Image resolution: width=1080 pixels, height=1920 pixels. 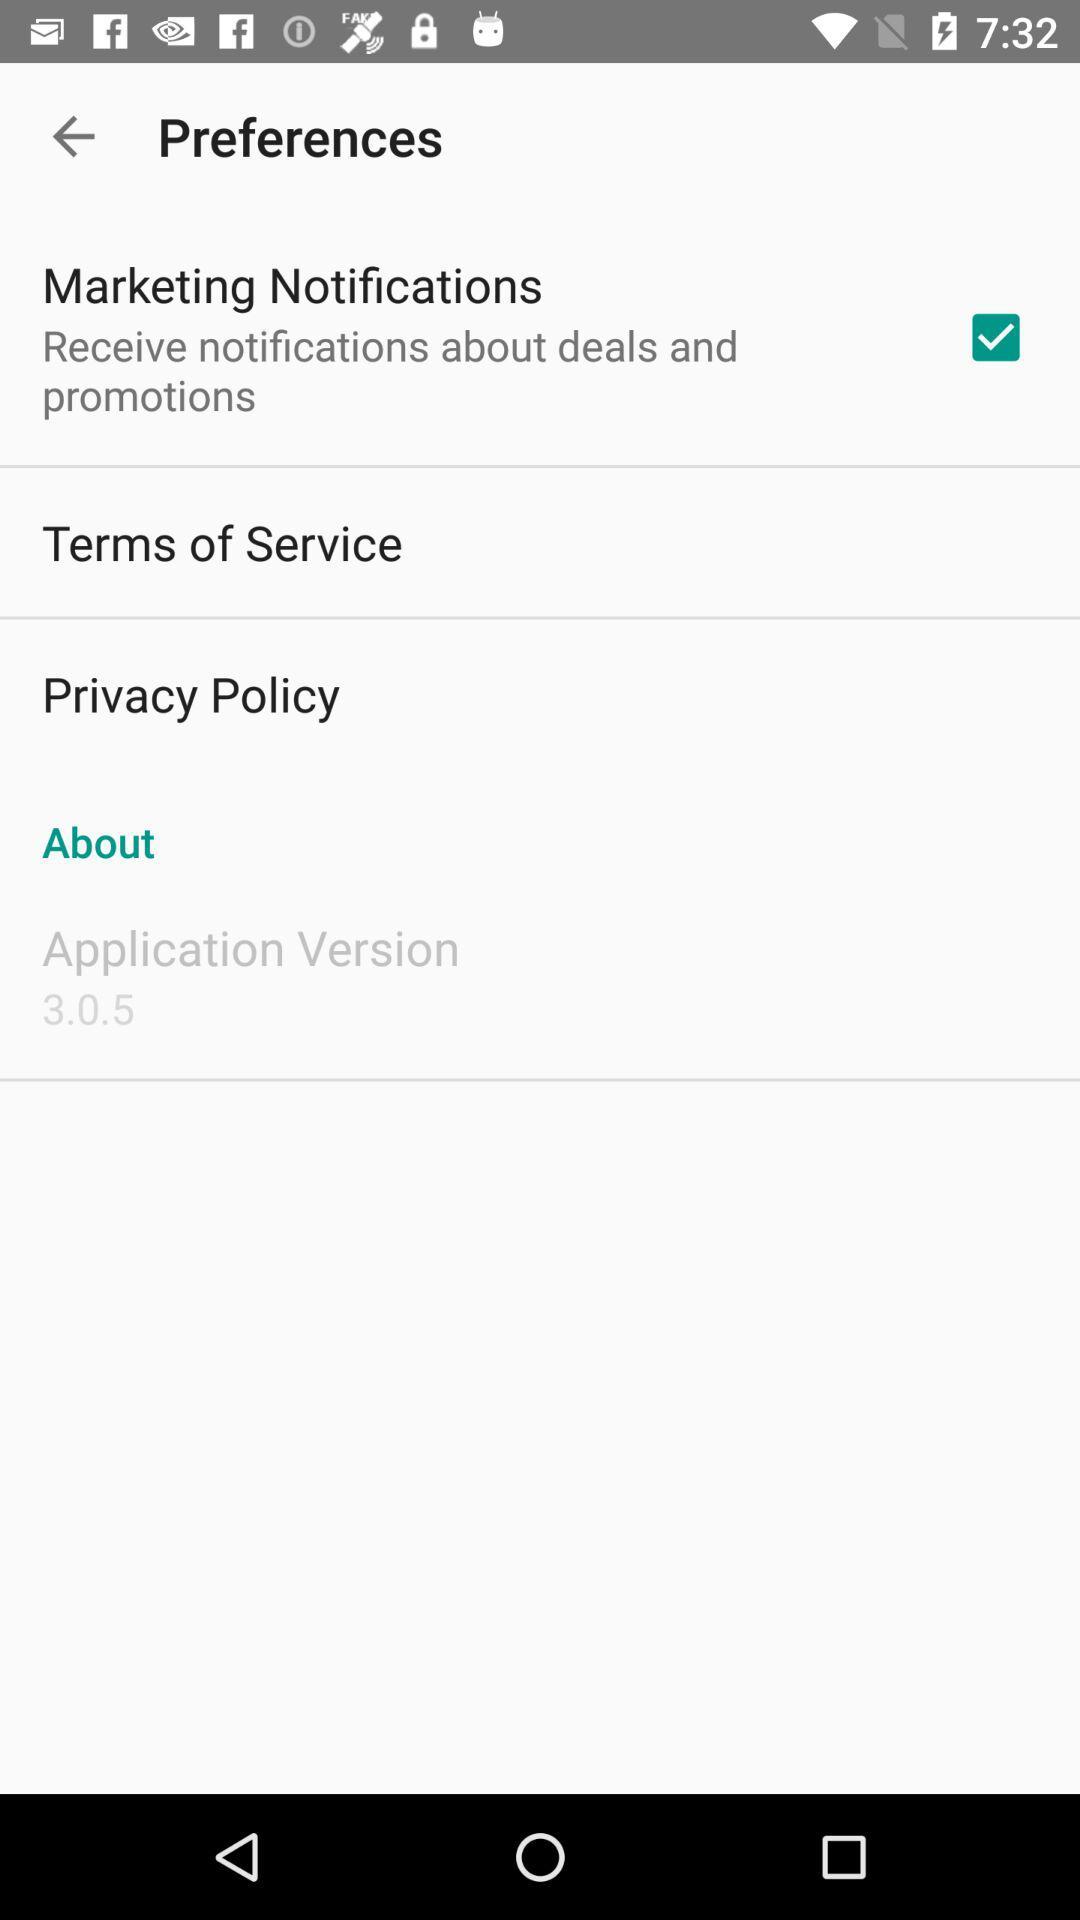 What do you see at coordinates (249, 946) in the screenshot?
I see `application version app` at bounding box center [249, 946].